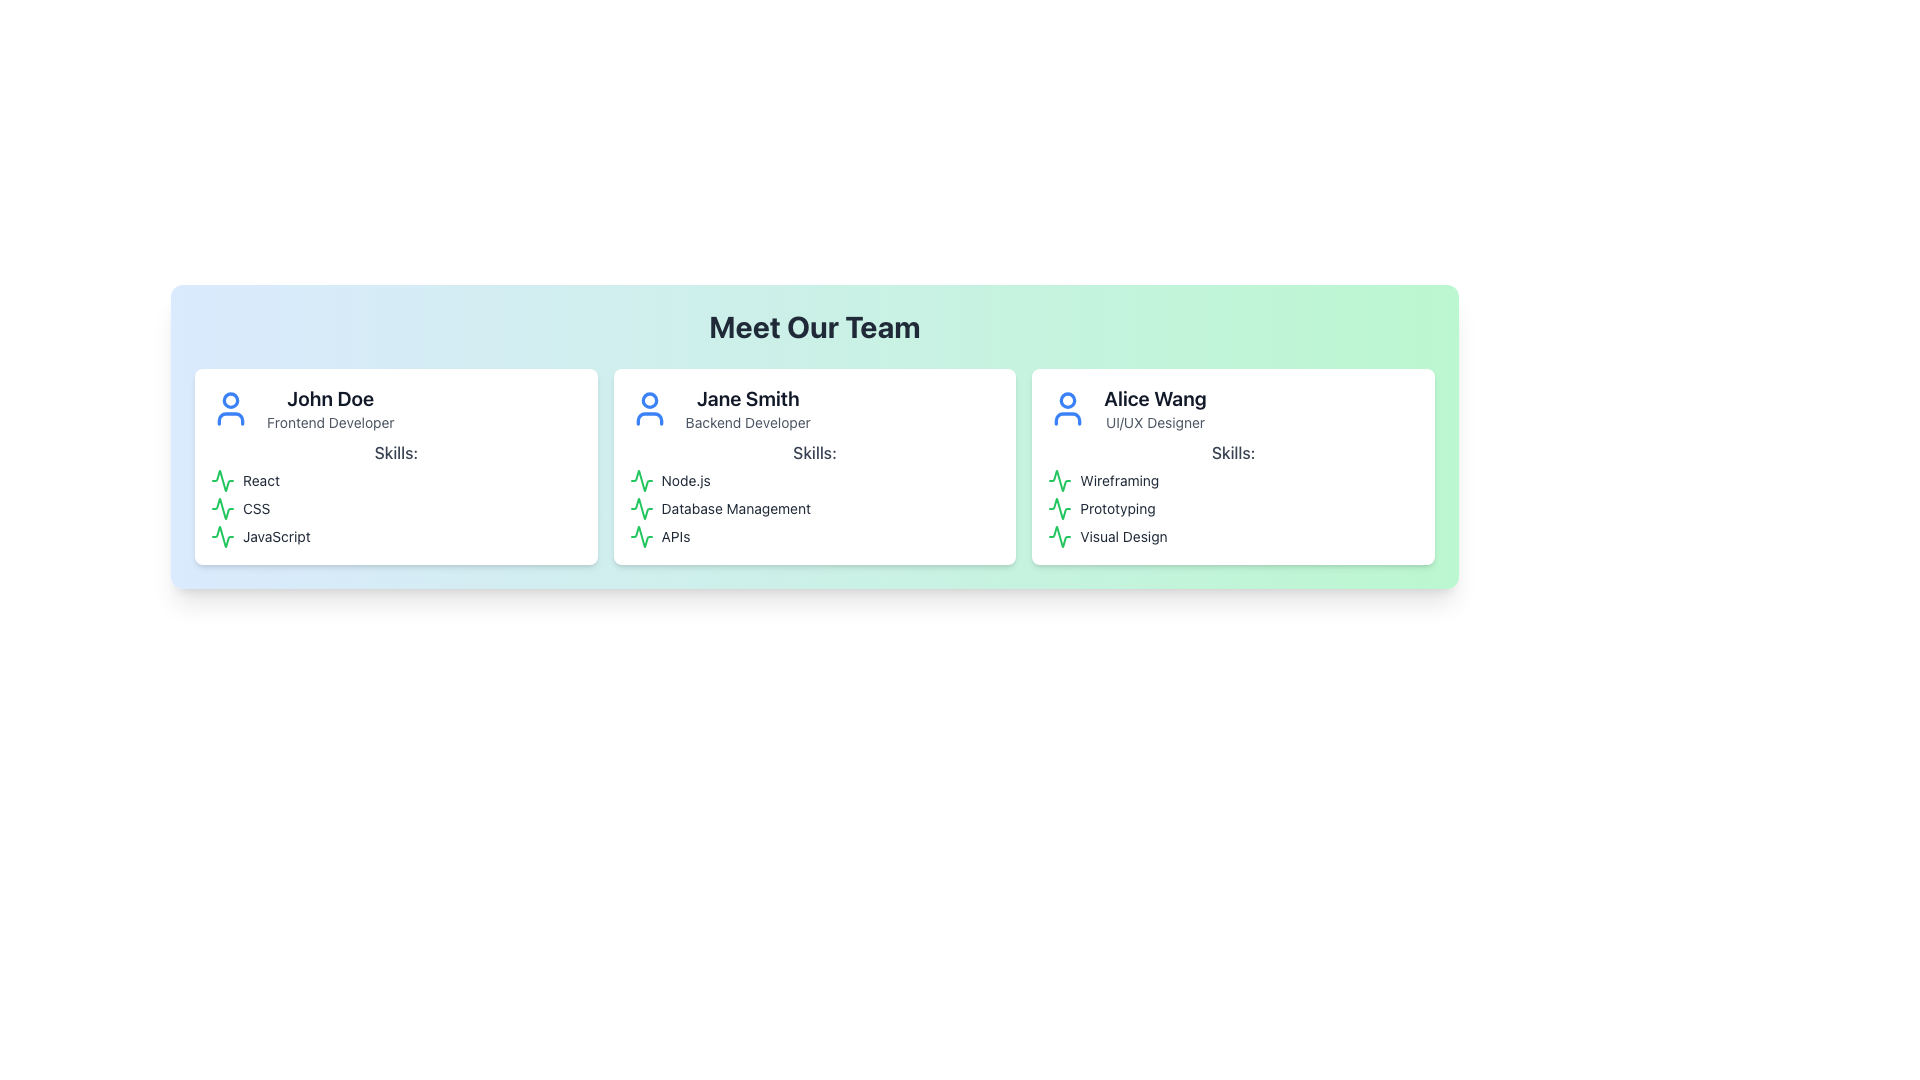  What do you see at coordinates (641, 481) in the screenshot?
I see `the skill icon associated with 'Node.js' in Jane Smith's profile under the skills section of the 'Meet Our Team' interface` at bounding box center [641, 481].